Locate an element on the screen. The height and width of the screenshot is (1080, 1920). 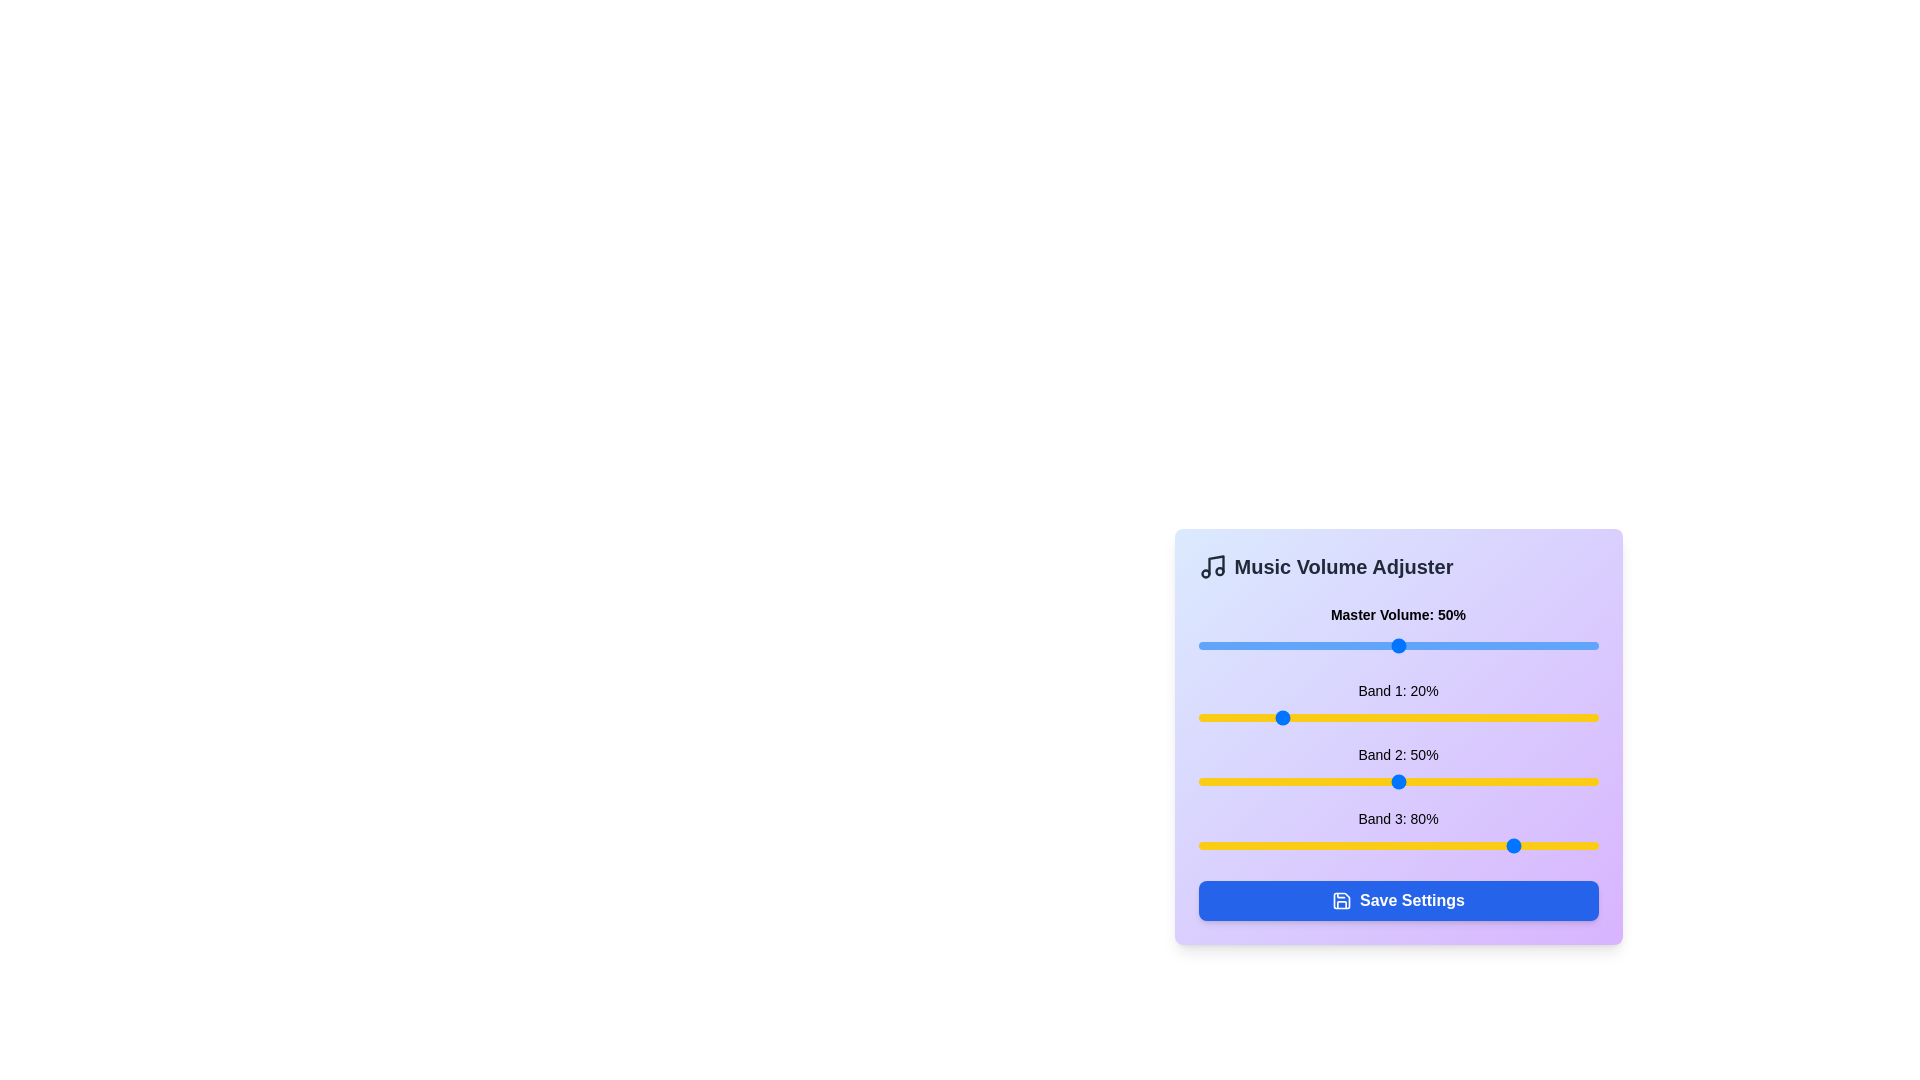
the yellow horizontal slider track labeled 'Band 1: 20%' to move the blue knob to a specific position is located at coordinates (1397, 716).